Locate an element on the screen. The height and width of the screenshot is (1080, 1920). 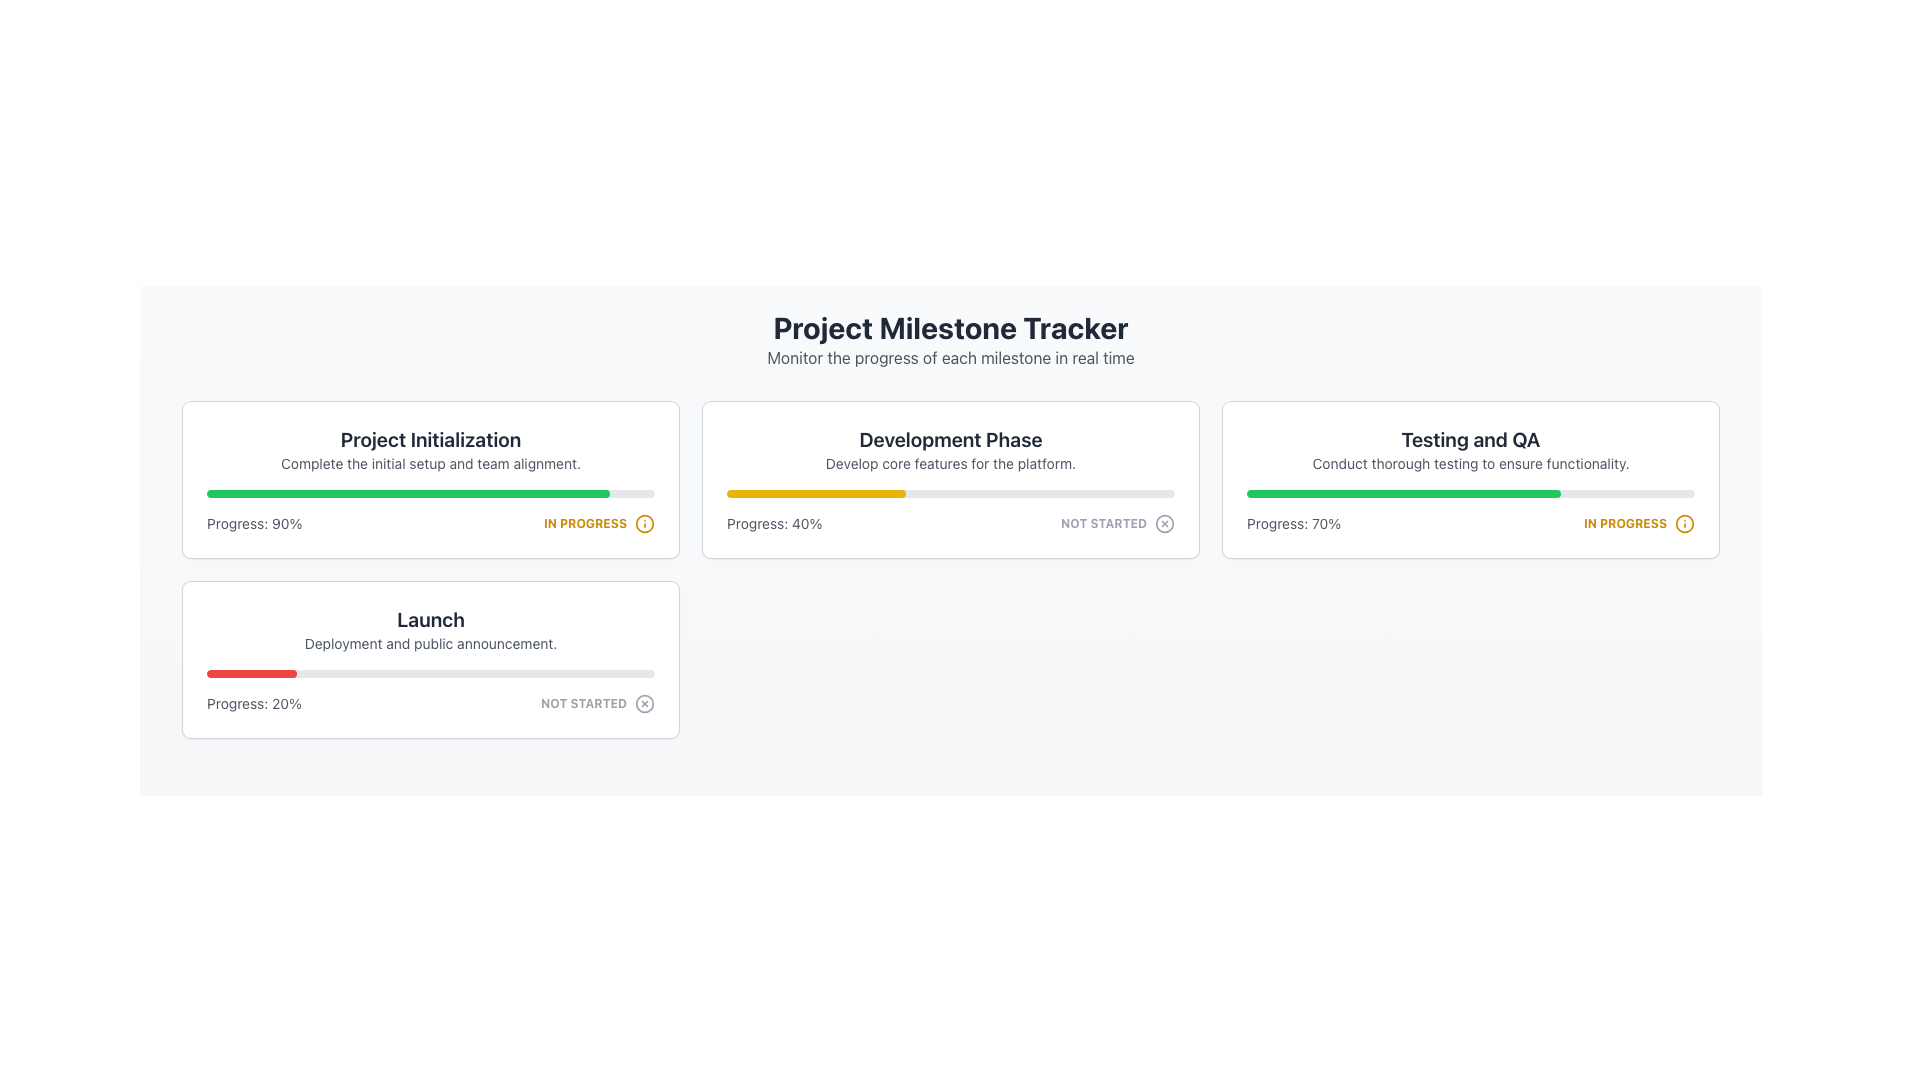
text block titled 'Testing and QA' located in the top right card of the application's main grid layout, which contains the description 'Conduct thorough testing to ensure functionality.' is located at coordinates (1470, 450).